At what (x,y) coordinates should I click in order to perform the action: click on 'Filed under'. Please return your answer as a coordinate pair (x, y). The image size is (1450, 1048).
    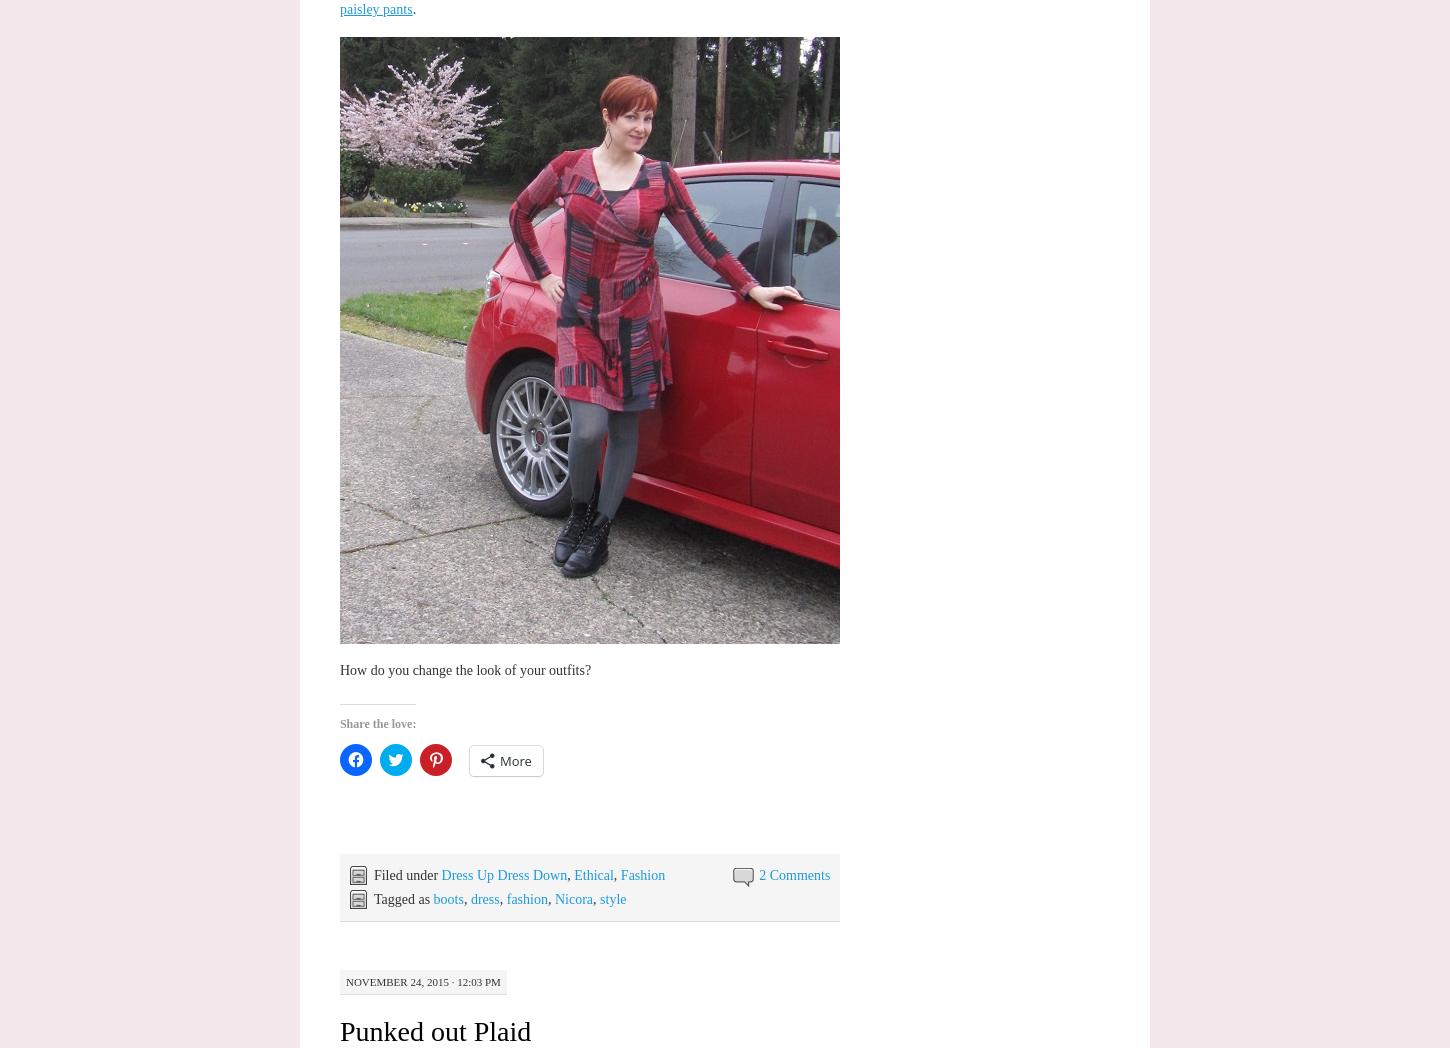
    Looking at the image, I should click on (406, 873).